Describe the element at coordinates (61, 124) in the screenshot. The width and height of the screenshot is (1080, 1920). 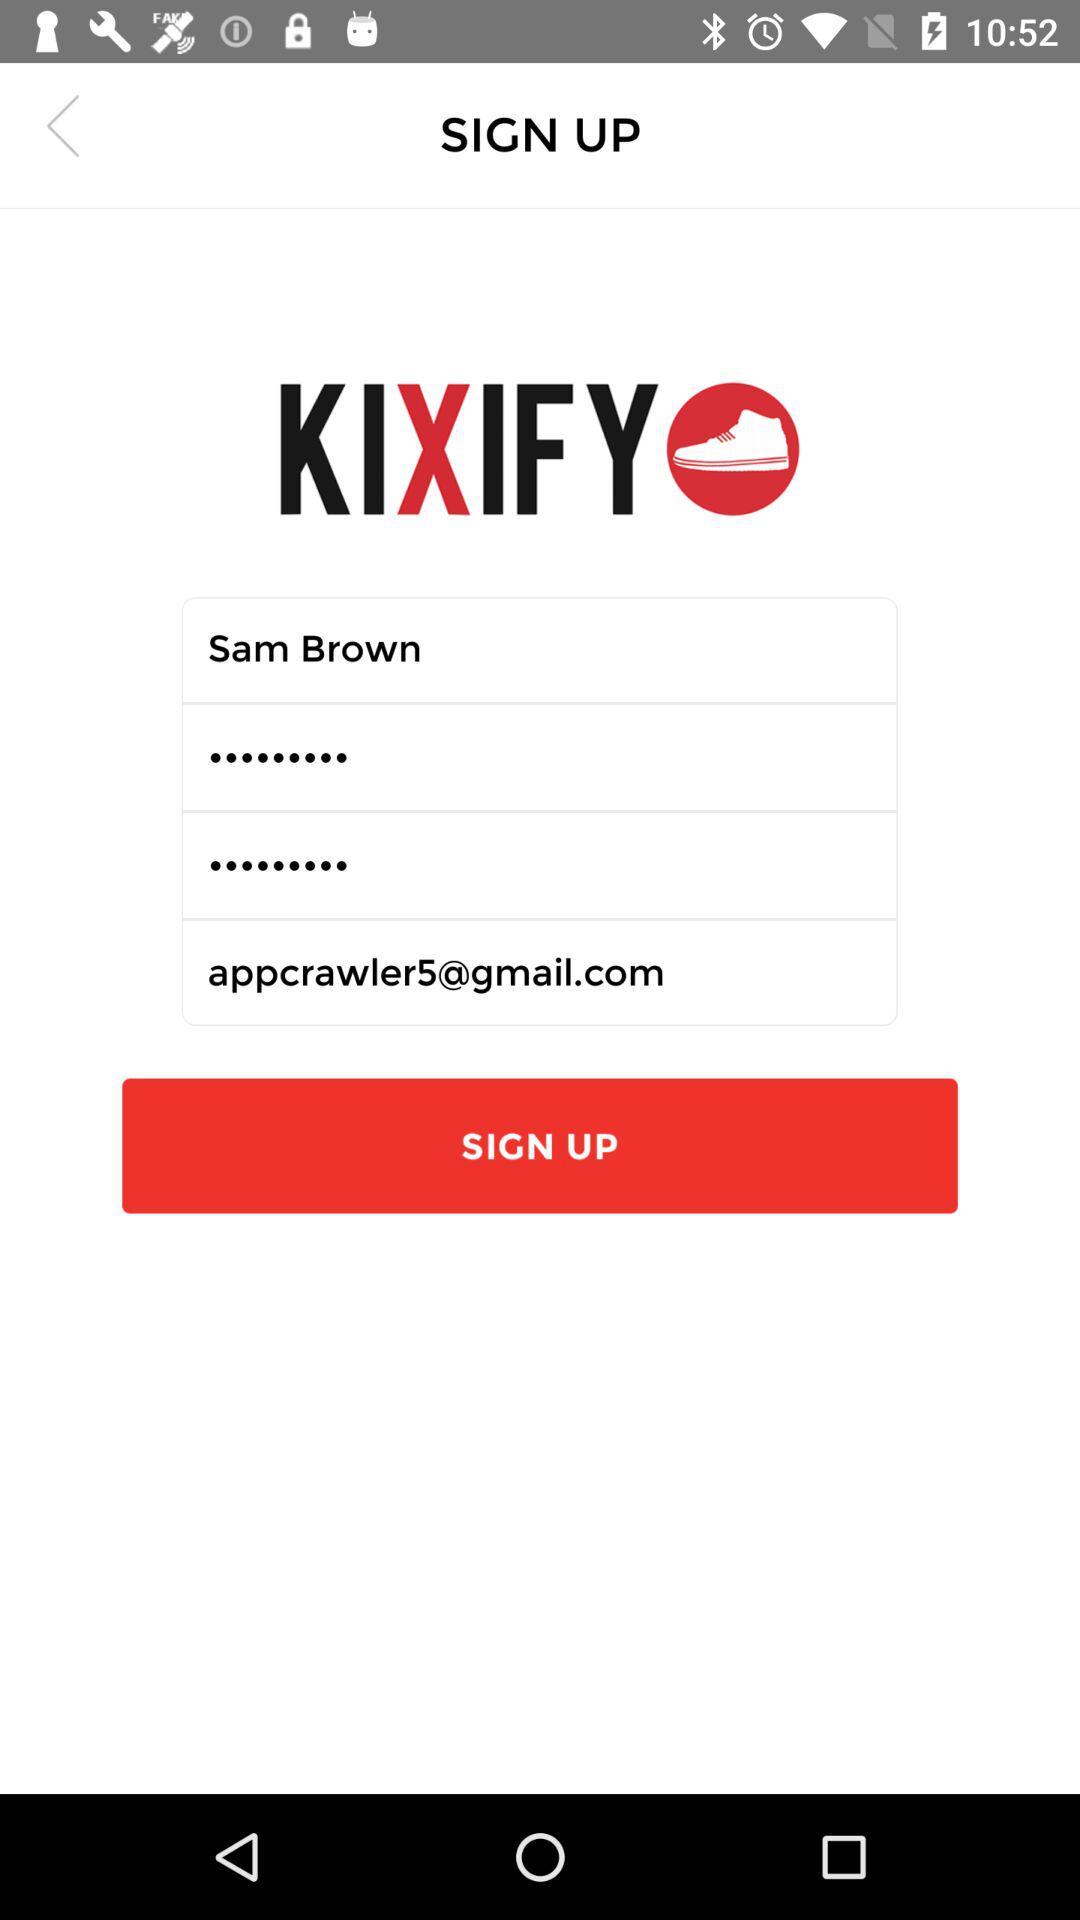
I see `the arrow_backward icon` at that location.